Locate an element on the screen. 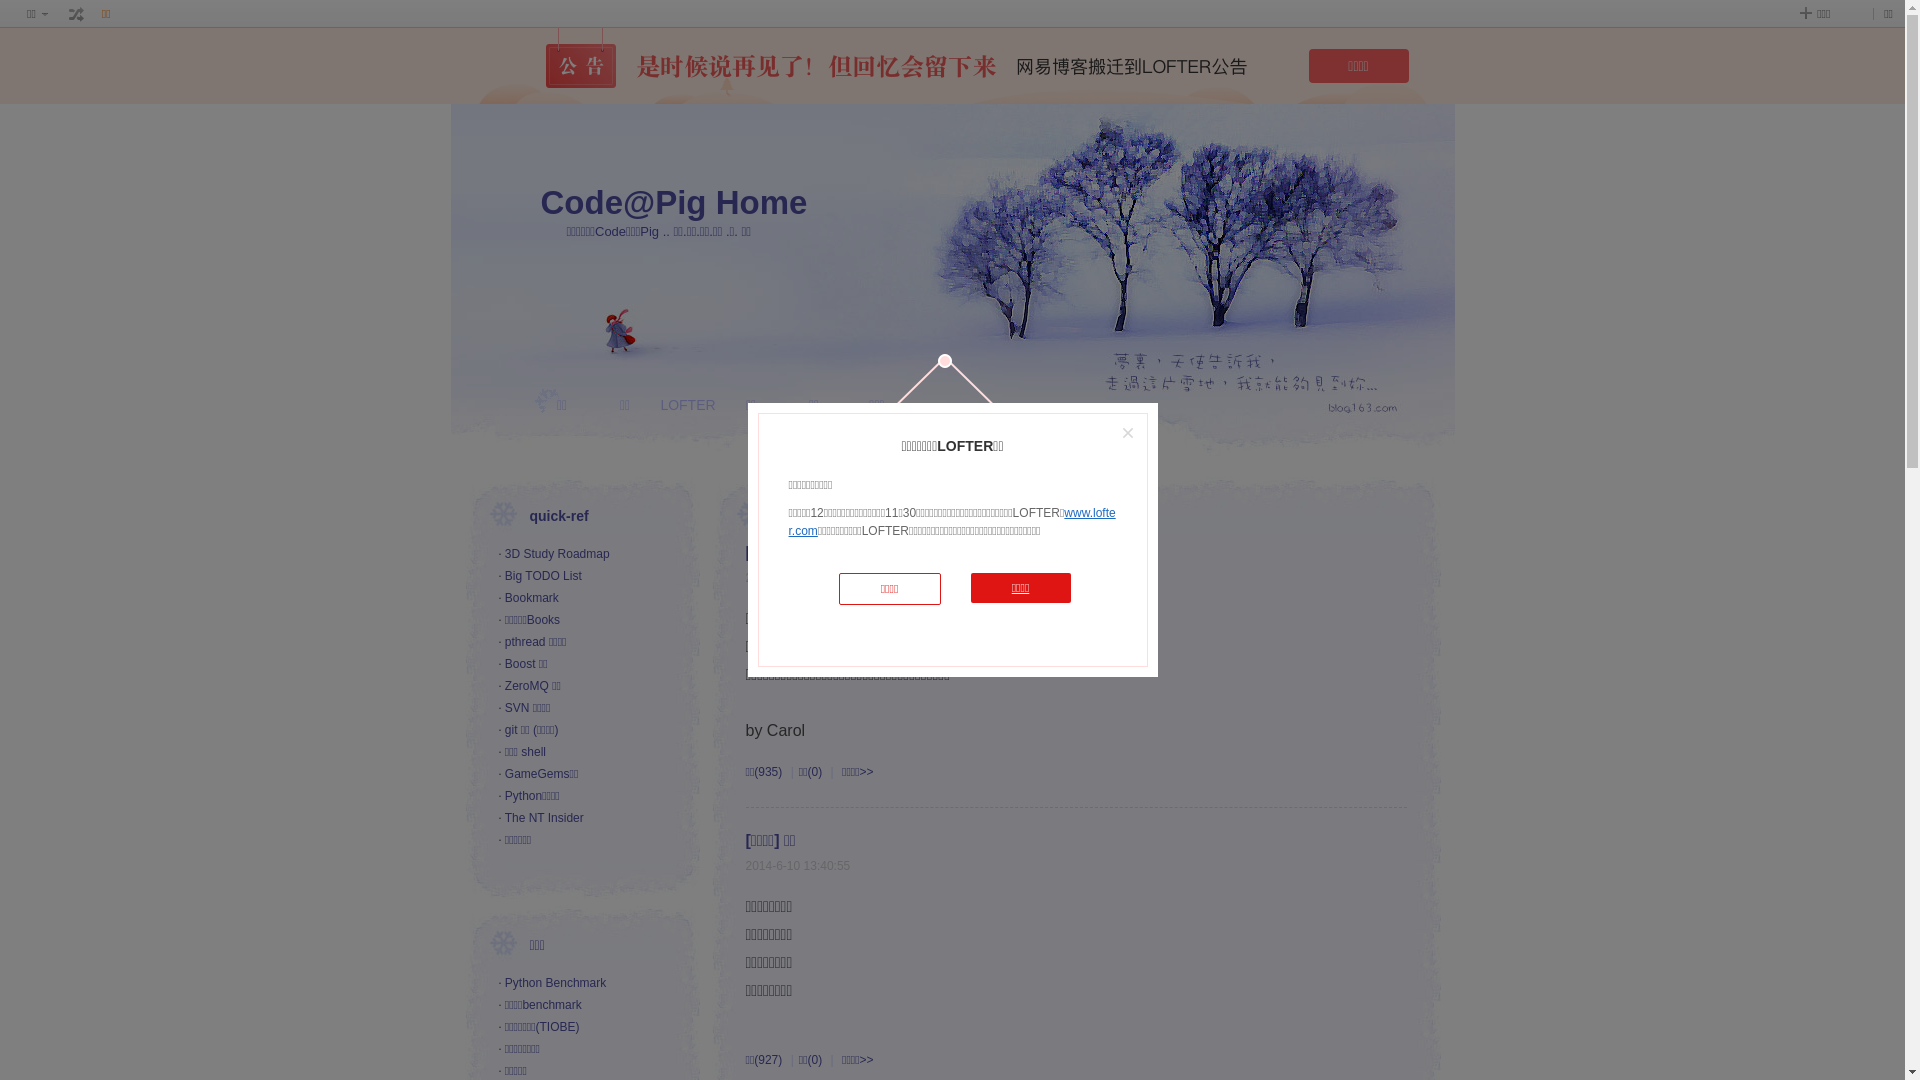  'Bookmark' is located at coordinates (532, 596).